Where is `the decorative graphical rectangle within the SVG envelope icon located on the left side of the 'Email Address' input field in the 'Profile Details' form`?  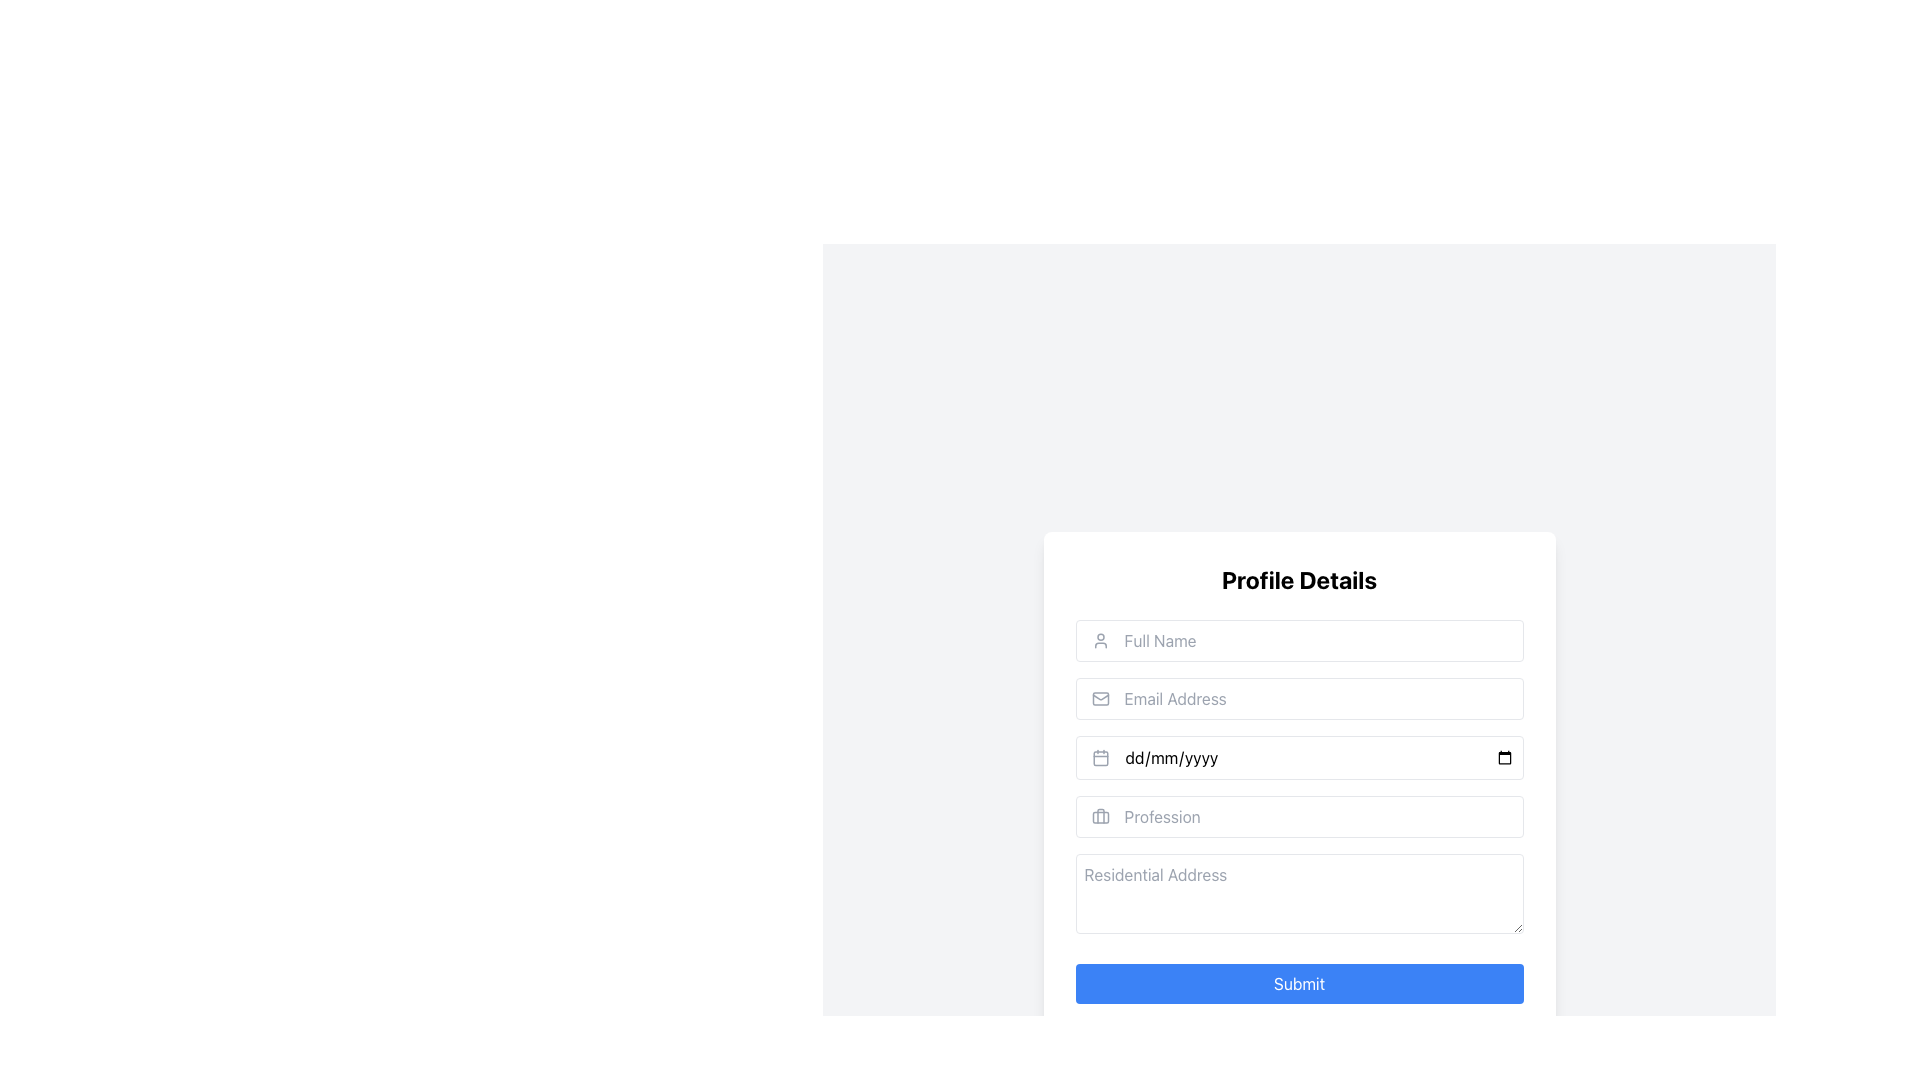 the decorative graphical rectangle within the SVG envelope icon located on the left side of the 'Email Address' input field in the 'Profile Details' form is located at coordinates (1099, 697).